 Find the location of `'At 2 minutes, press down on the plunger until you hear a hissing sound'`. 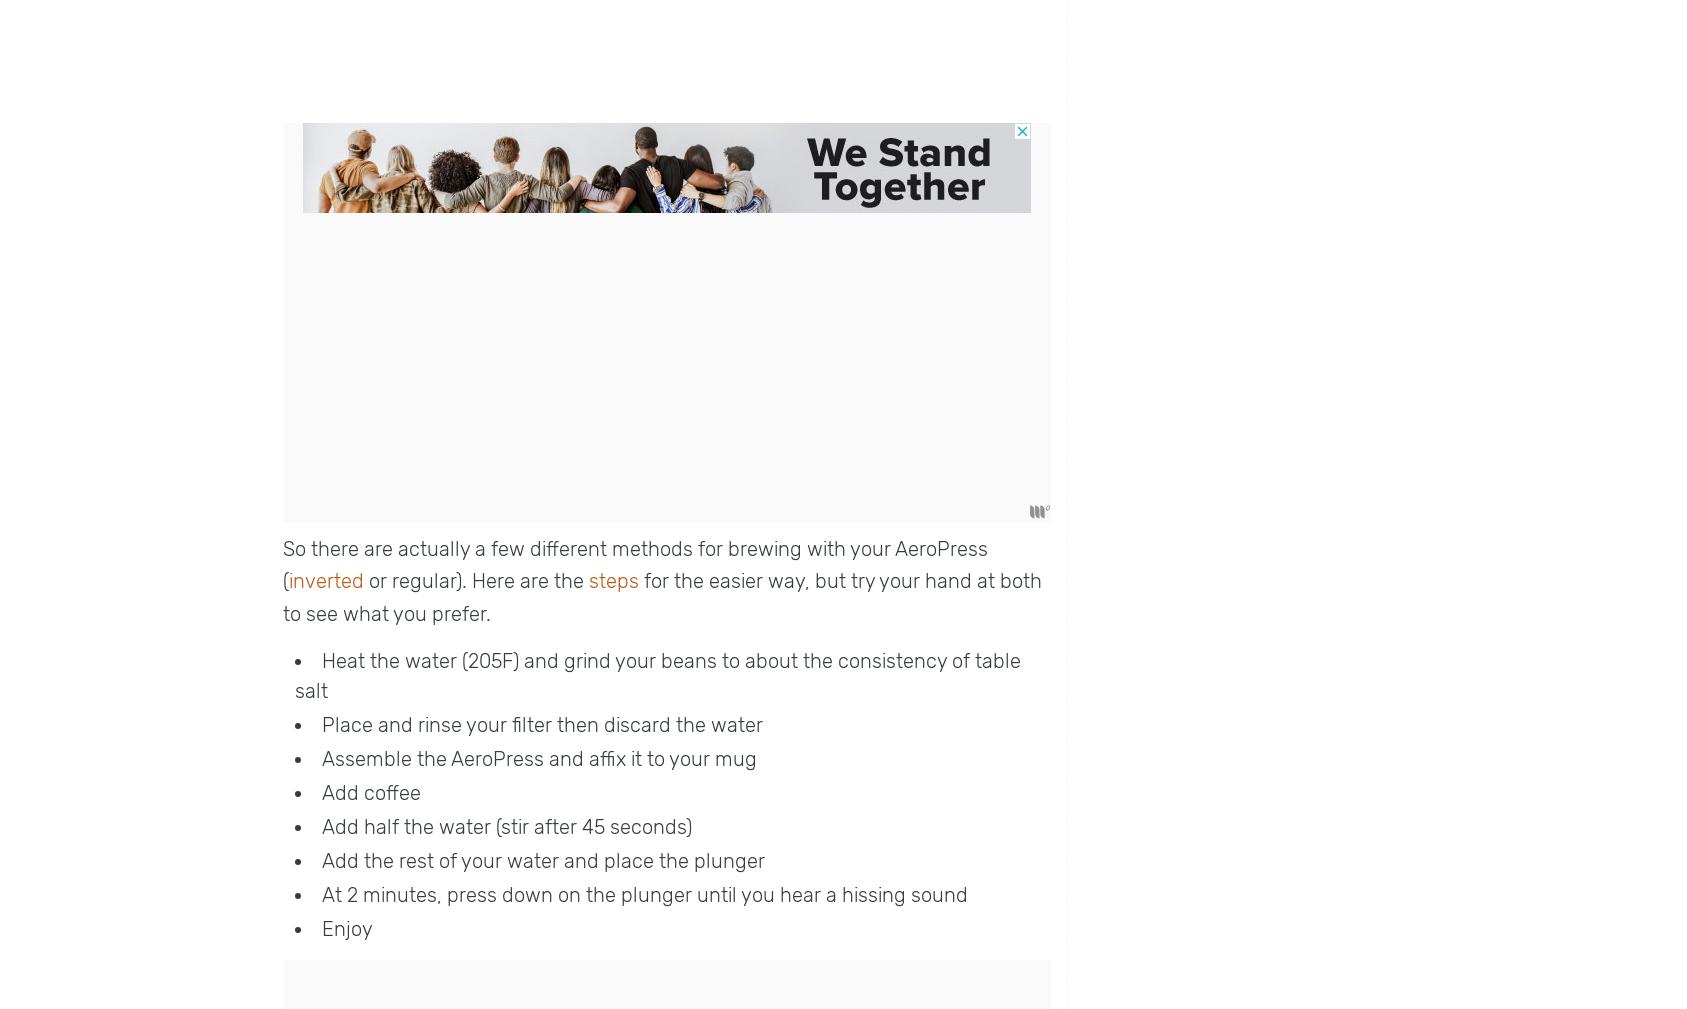

'At 2 minutes, press down on the plunger until you hear a hissing sound' is located at coordinates (644, 894).